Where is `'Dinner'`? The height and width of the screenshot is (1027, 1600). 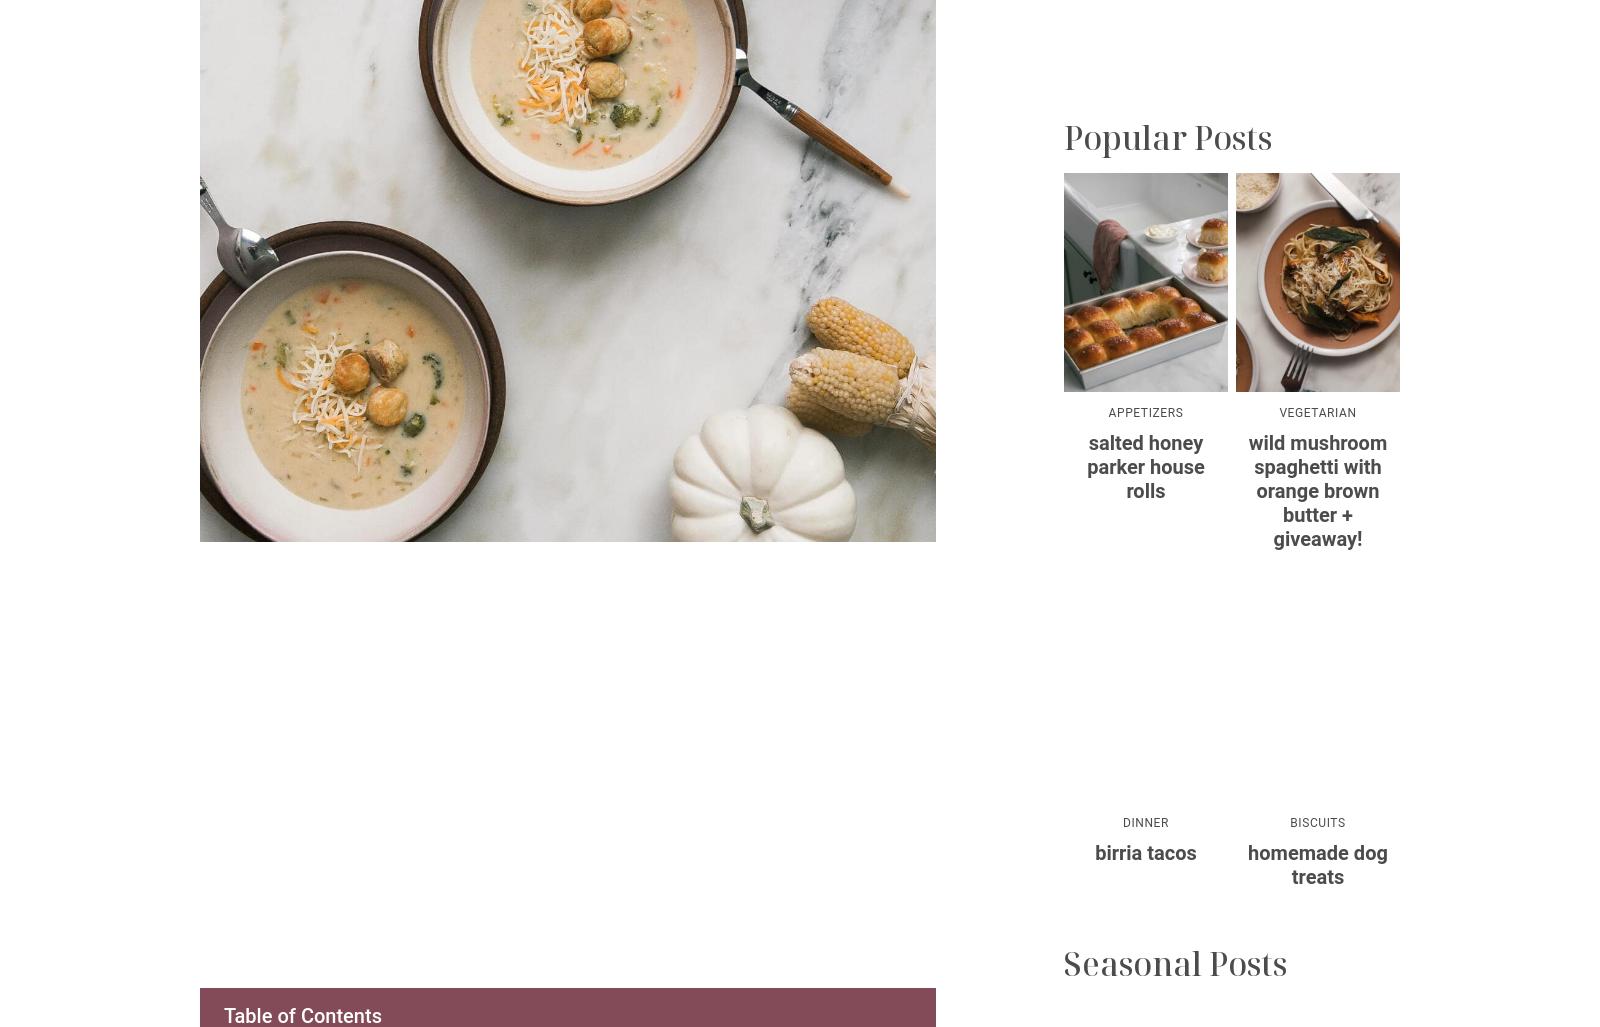
'Dinner' is located at coordinates (1145, 822).